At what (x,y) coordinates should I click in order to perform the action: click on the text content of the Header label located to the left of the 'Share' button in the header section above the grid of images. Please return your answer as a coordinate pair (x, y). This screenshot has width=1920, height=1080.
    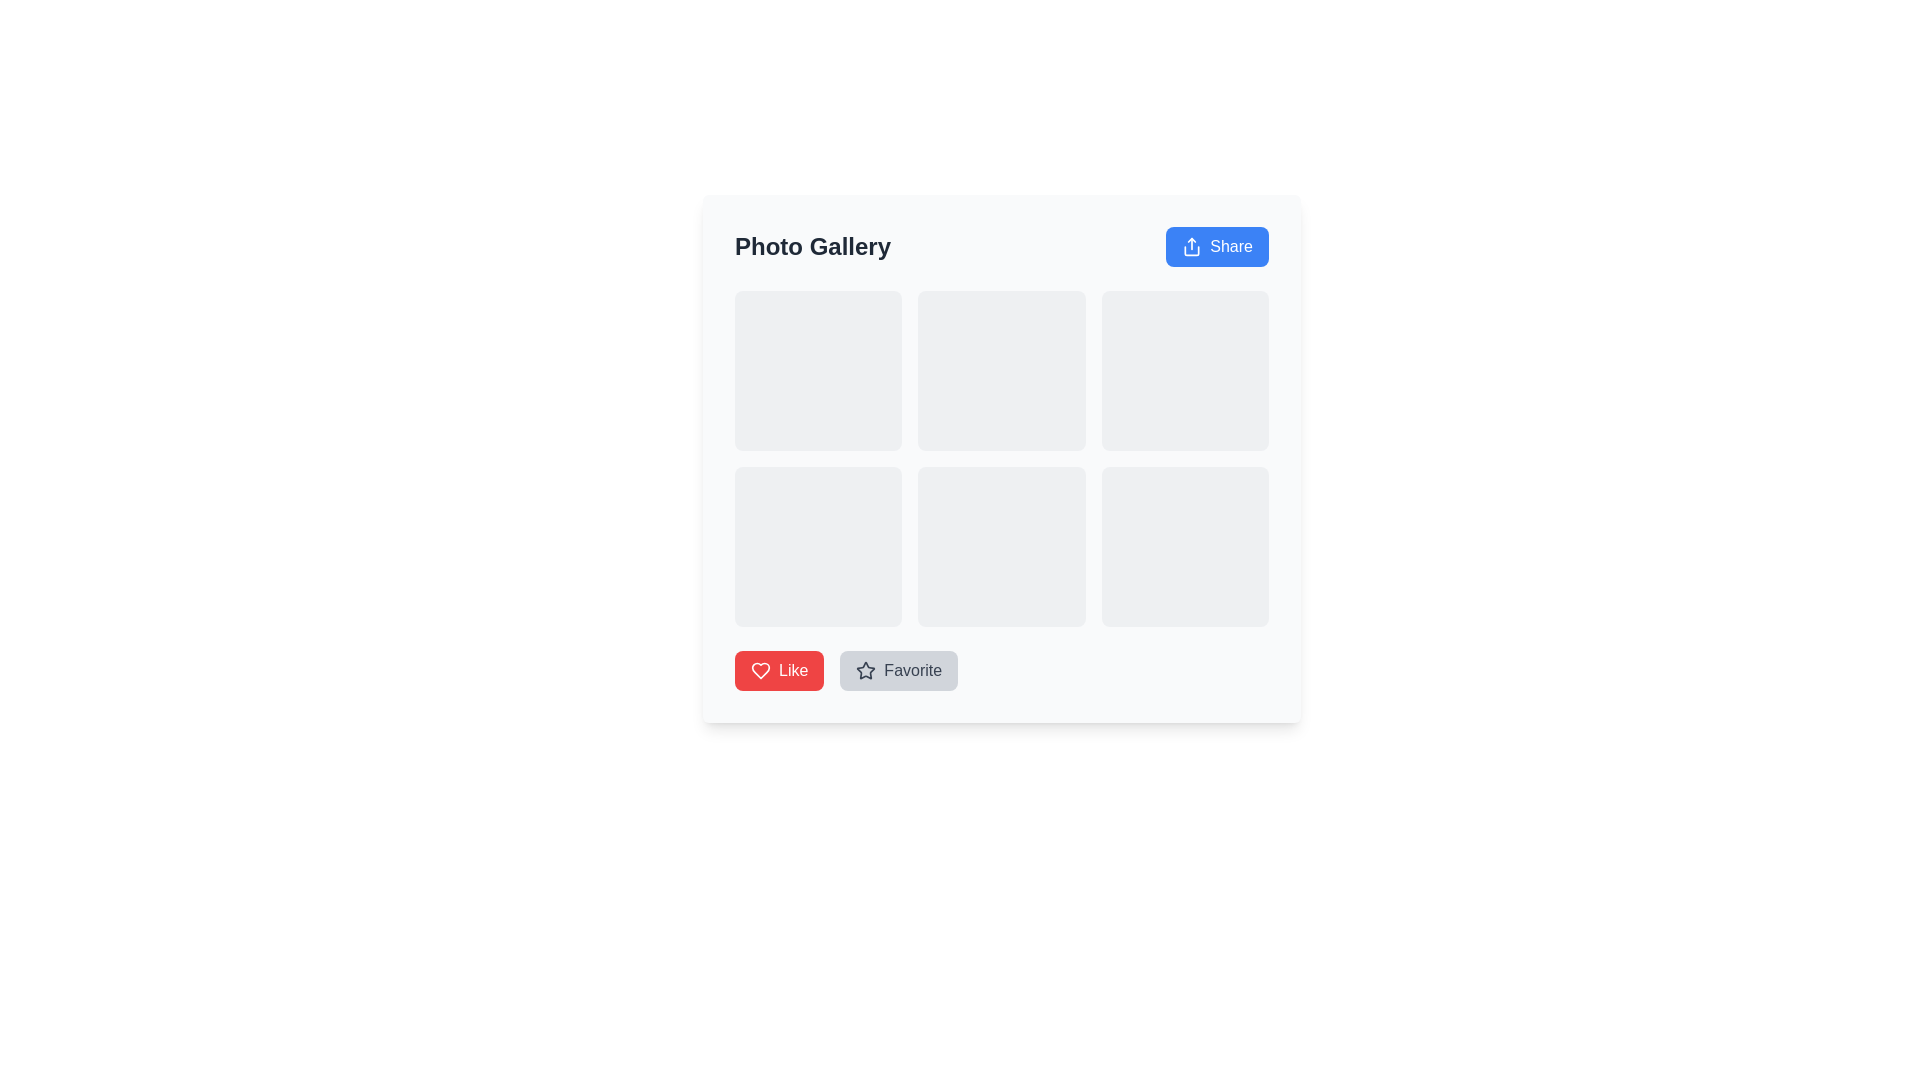
    Looking at the image, I should click on (812, 245).